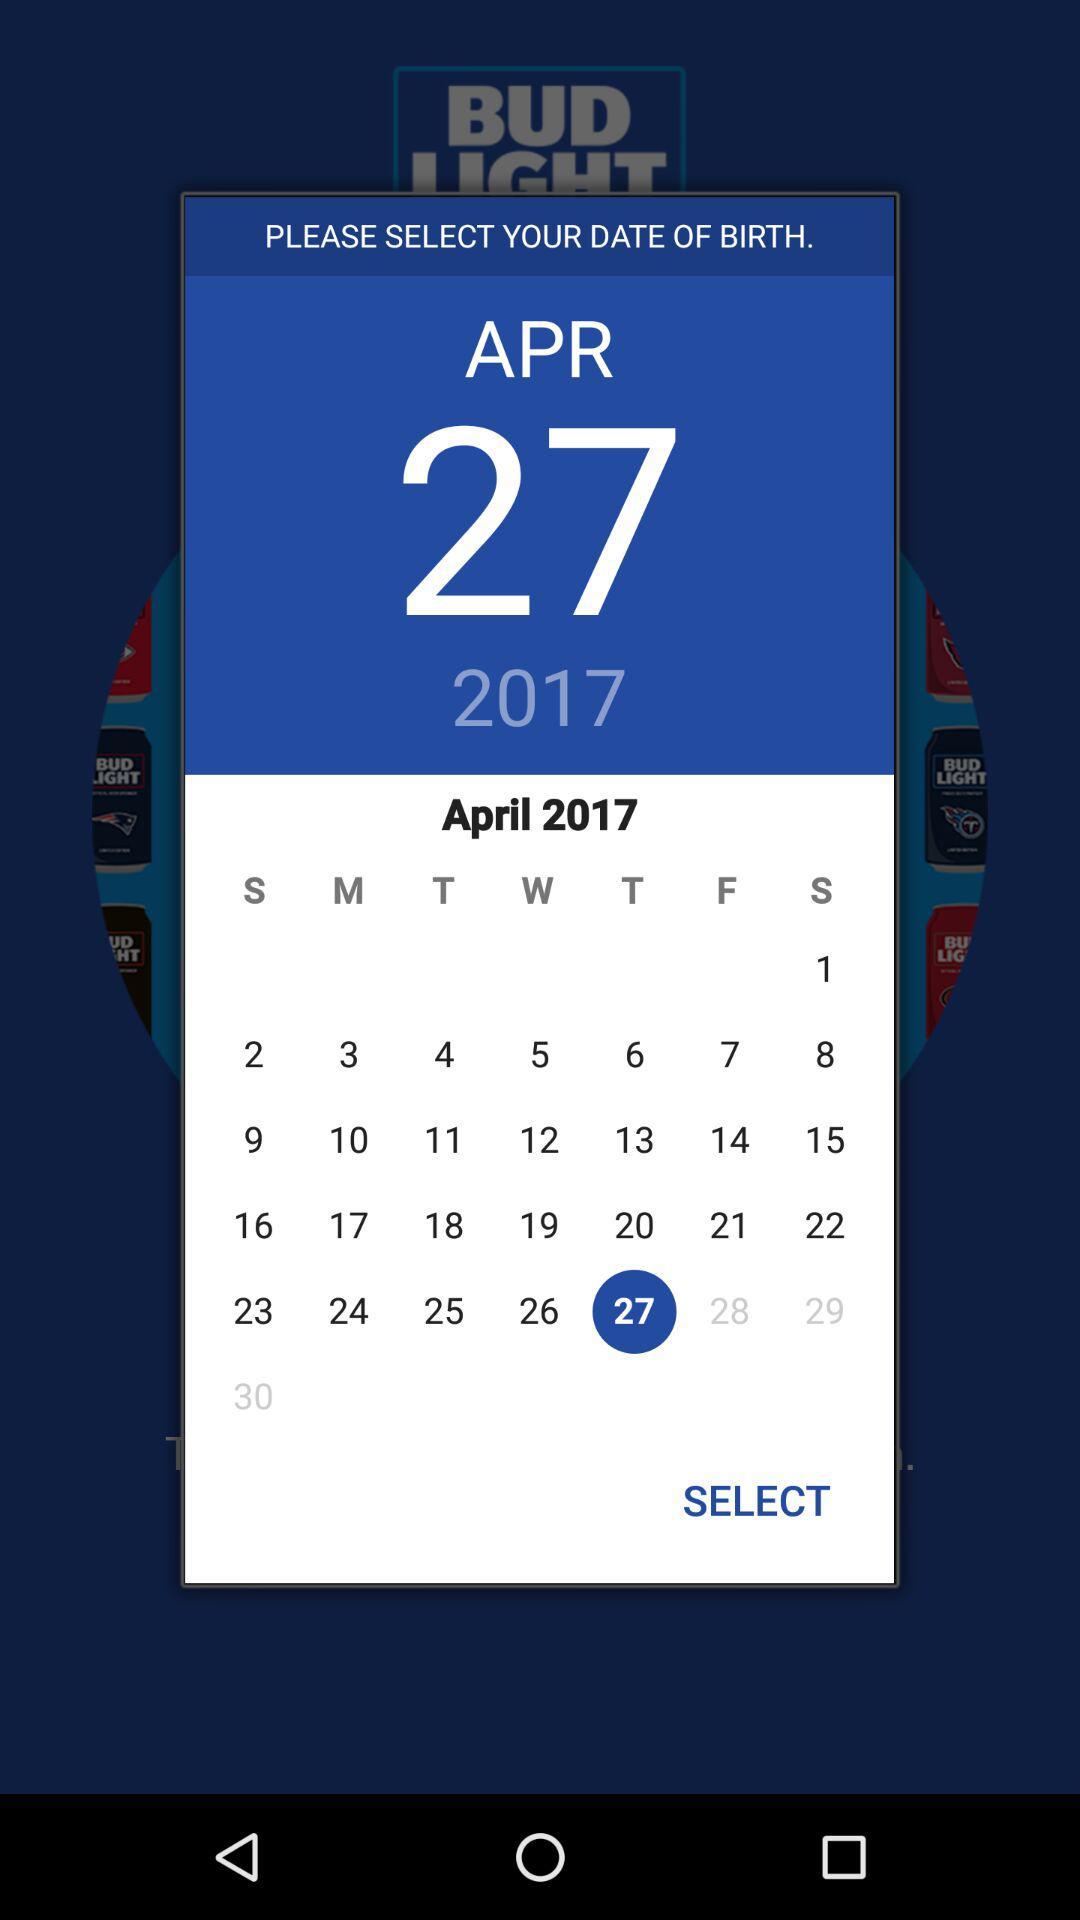  I want to click on the 2017, so click(538, 699).